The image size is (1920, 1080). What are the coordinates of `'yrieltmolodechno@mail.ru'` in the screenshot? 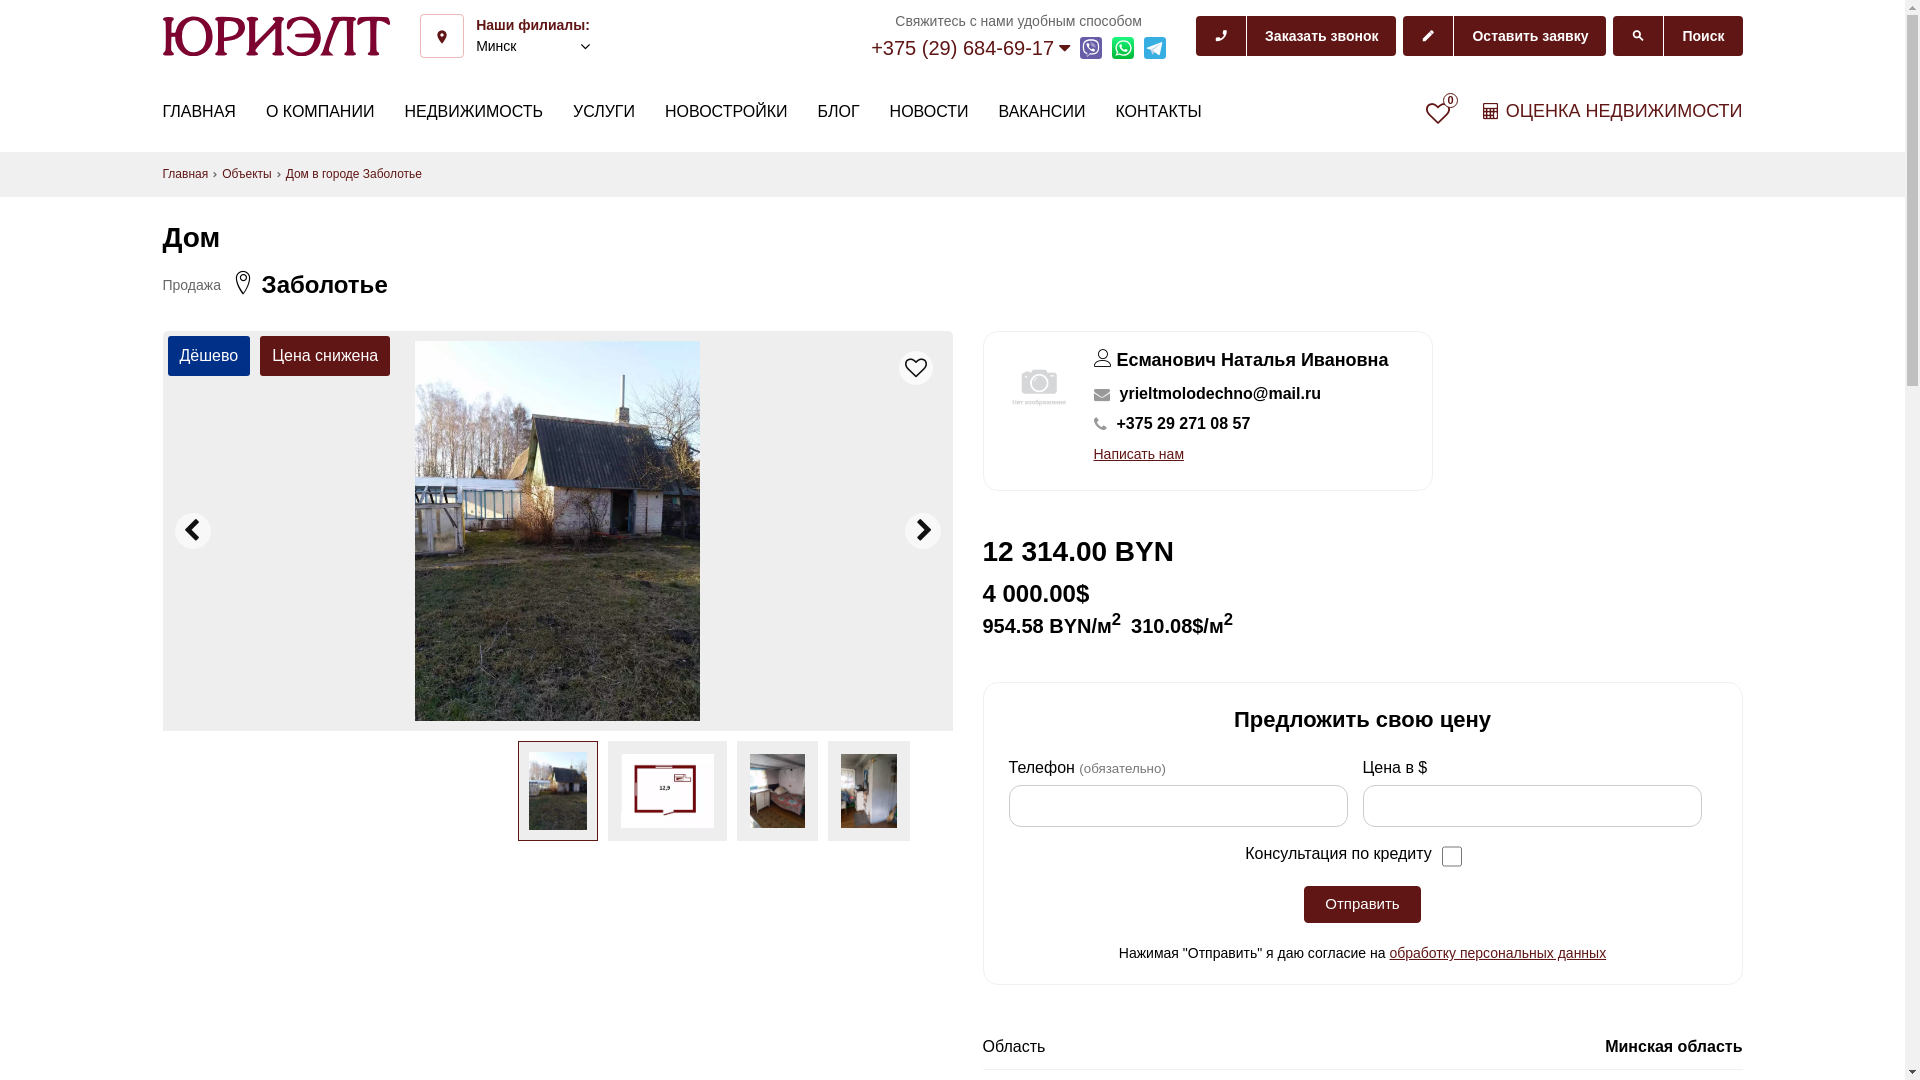 It's located at (1219, 393).